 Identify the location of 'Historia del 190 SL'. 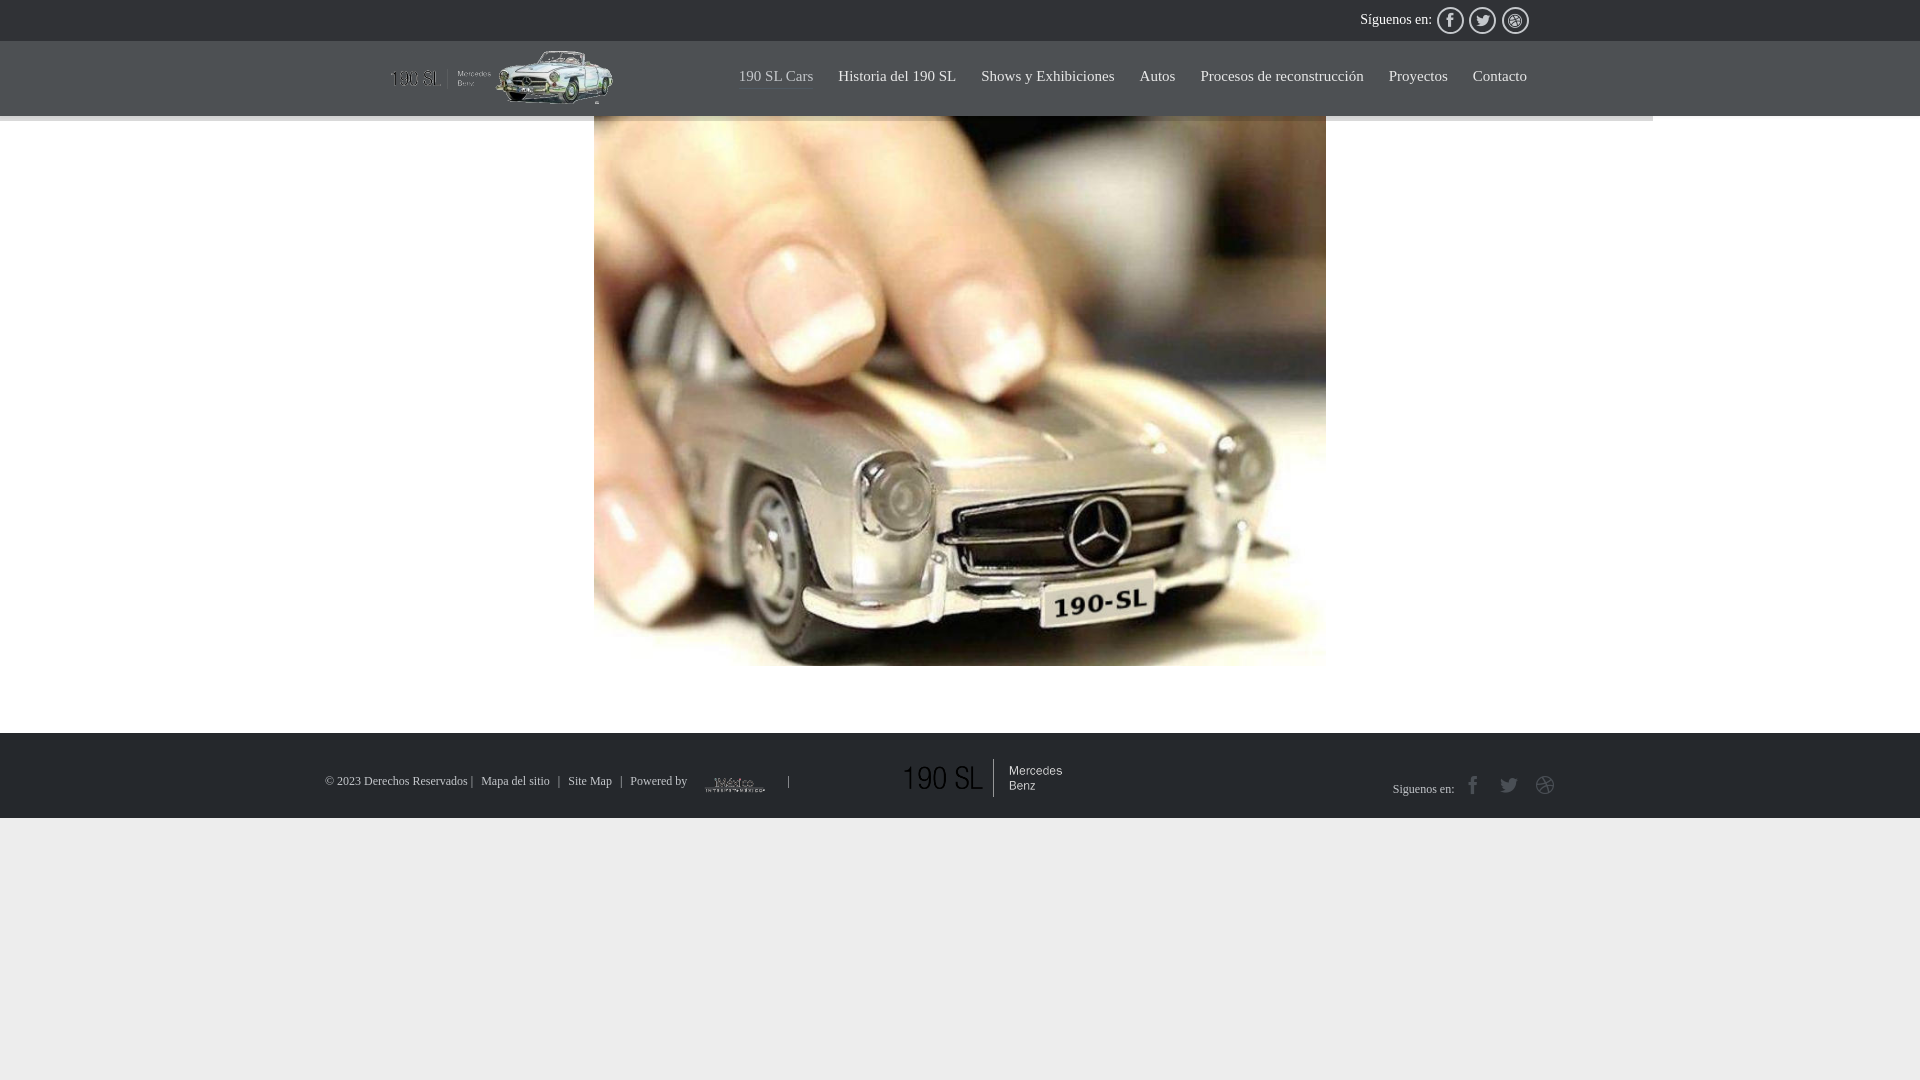
(838, 77).